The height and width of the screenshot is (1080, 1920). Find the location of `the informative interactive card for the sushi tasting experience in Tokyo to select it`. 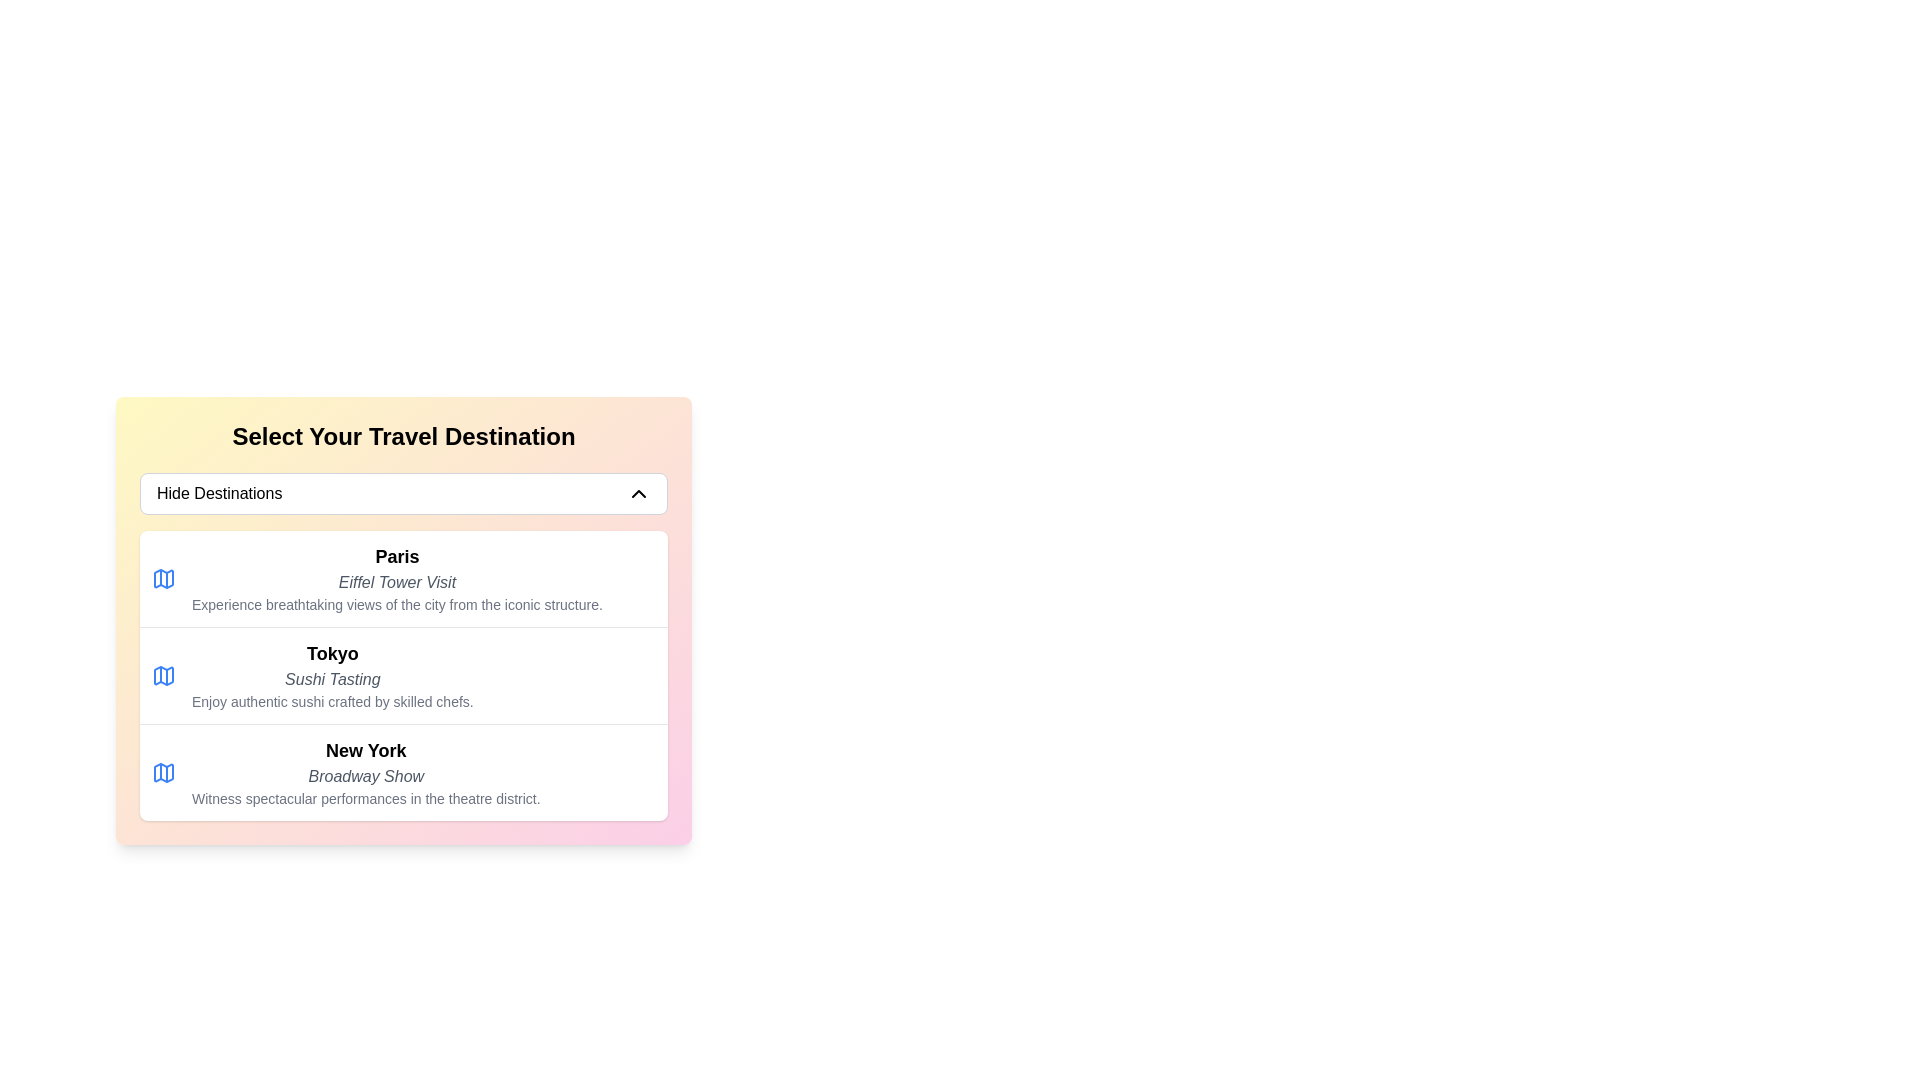

the informative interactive card for the sushi tasting experience in Tokyo to select it is located at coordinates (402, 675).